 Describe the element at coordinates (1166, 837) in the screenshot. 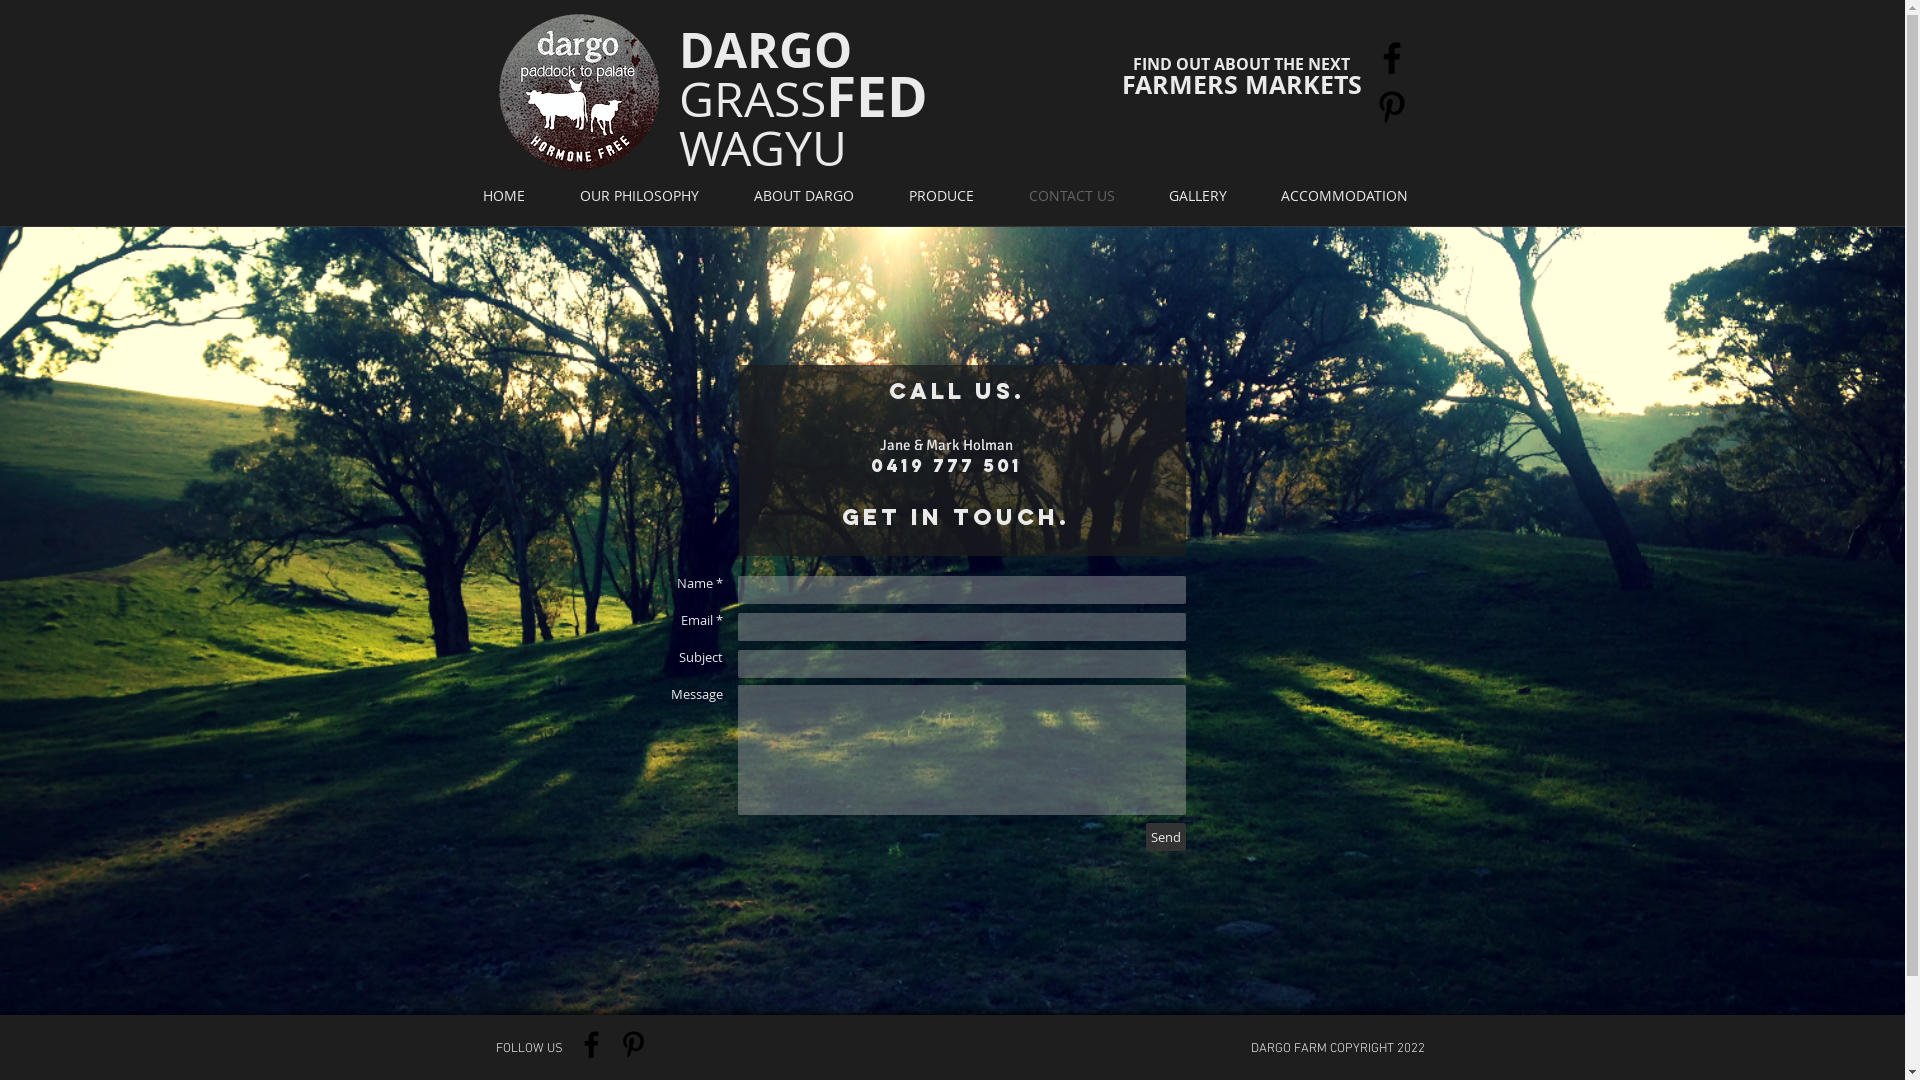

I see `'Send'` at that location.